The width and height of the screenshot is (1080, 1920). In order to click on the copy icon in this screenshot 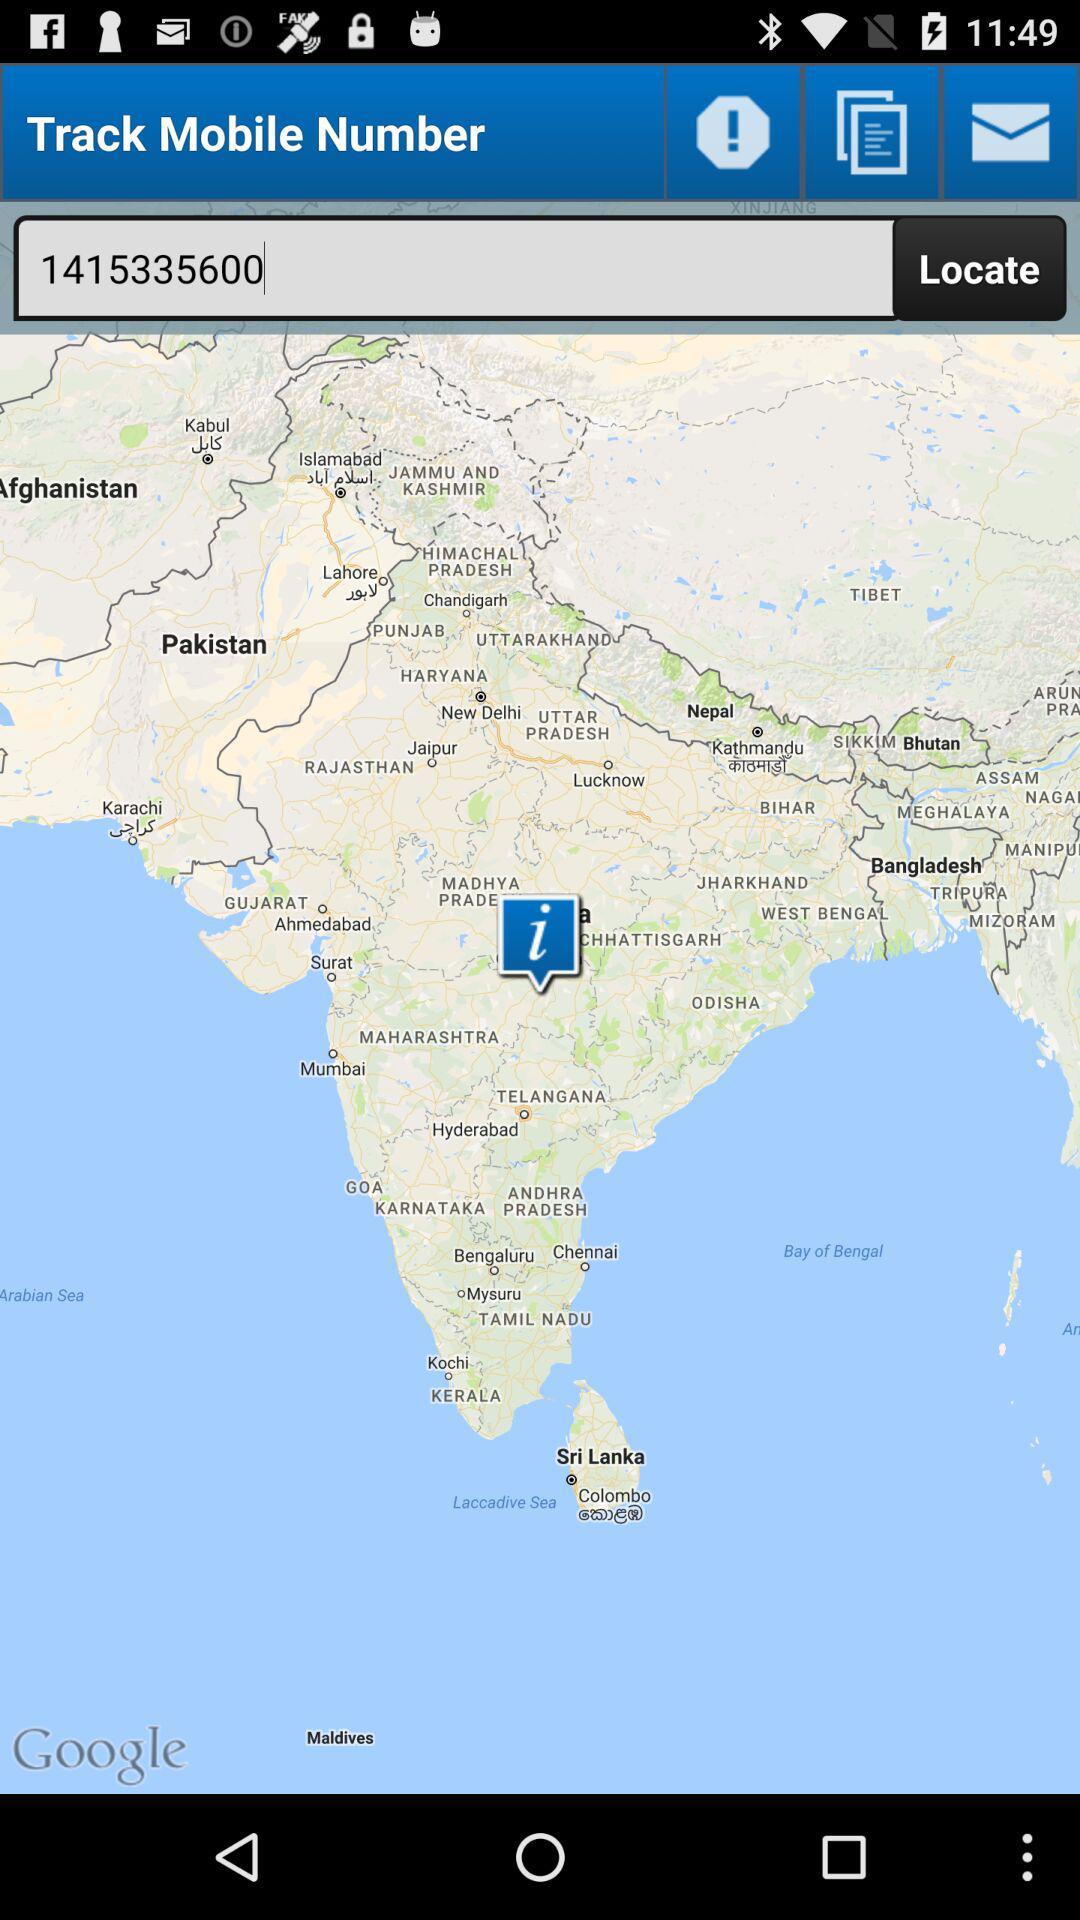, I will do `click(870, 140)`.